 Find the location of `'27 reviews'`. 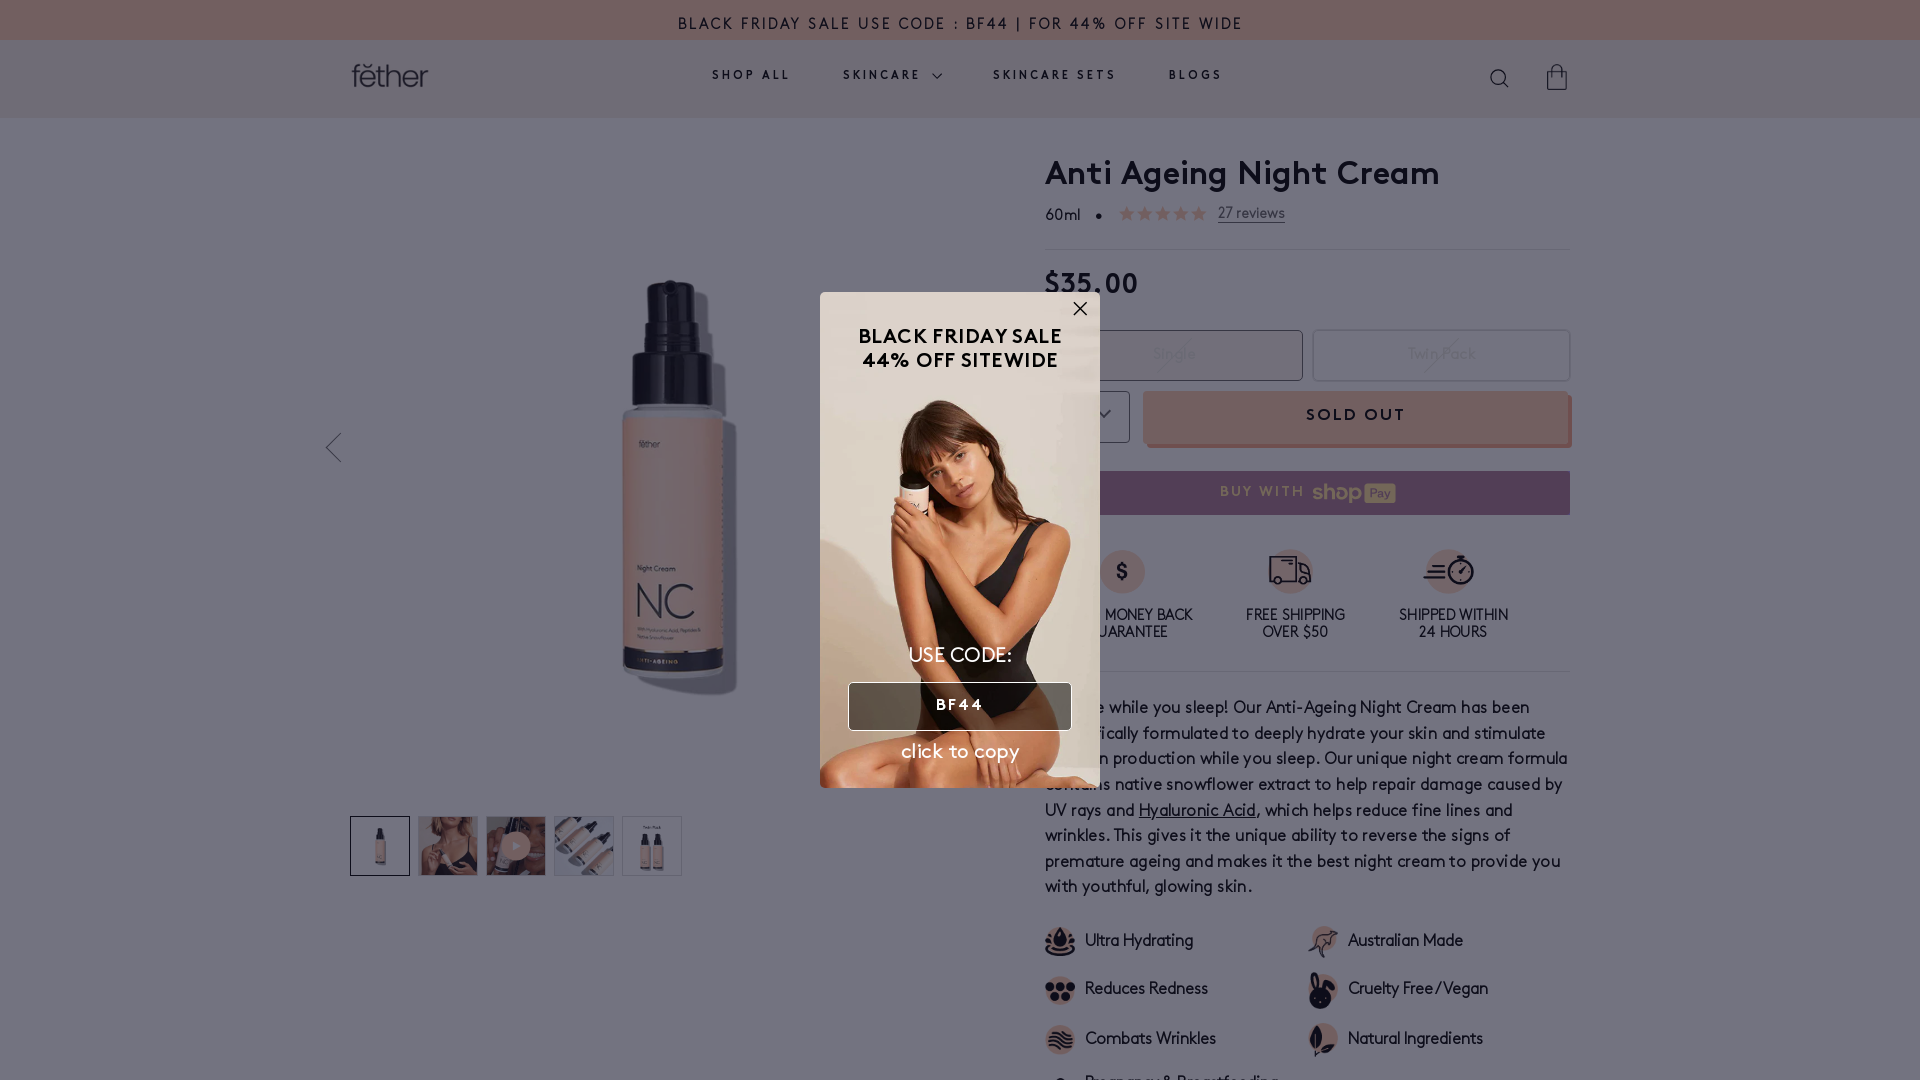

'27 reviews' is located at coordinates (1250, 213).